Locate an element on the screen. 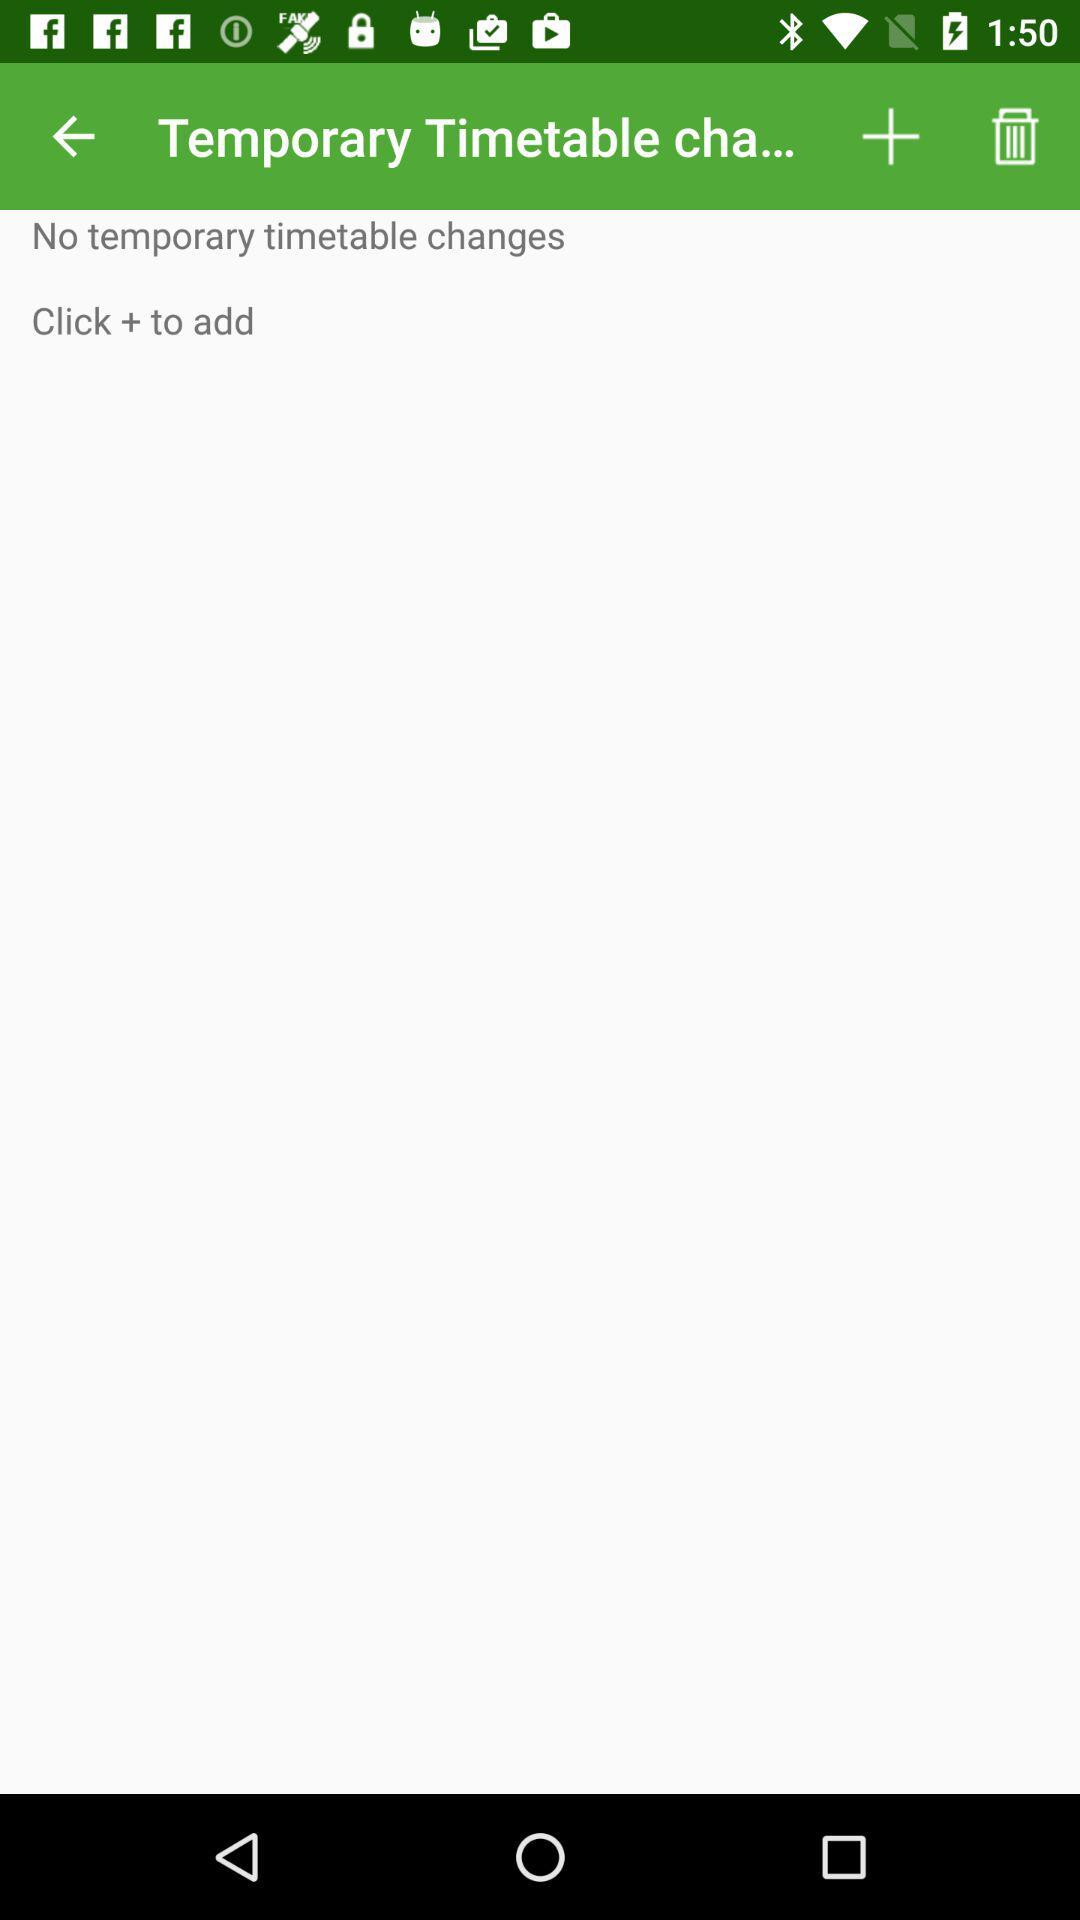 This screenshot has width=1080, height=1920. icon to the right of temporary timetable changes item is located at coordinates (890, 135).